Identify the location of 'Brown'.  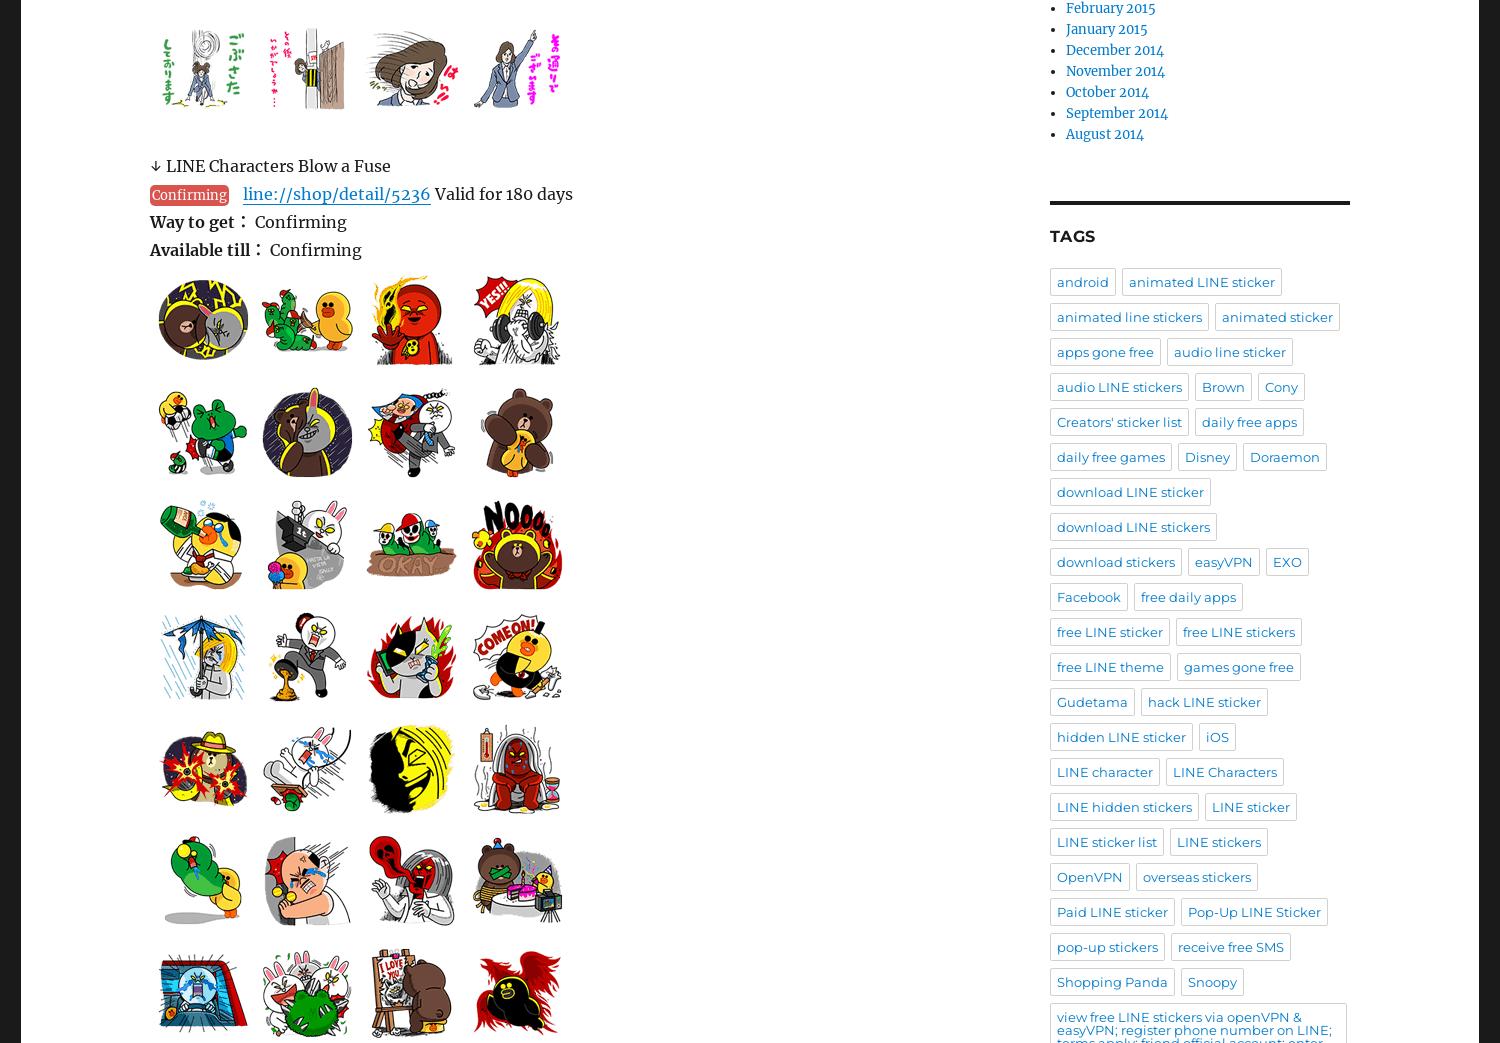
(1200, 386).